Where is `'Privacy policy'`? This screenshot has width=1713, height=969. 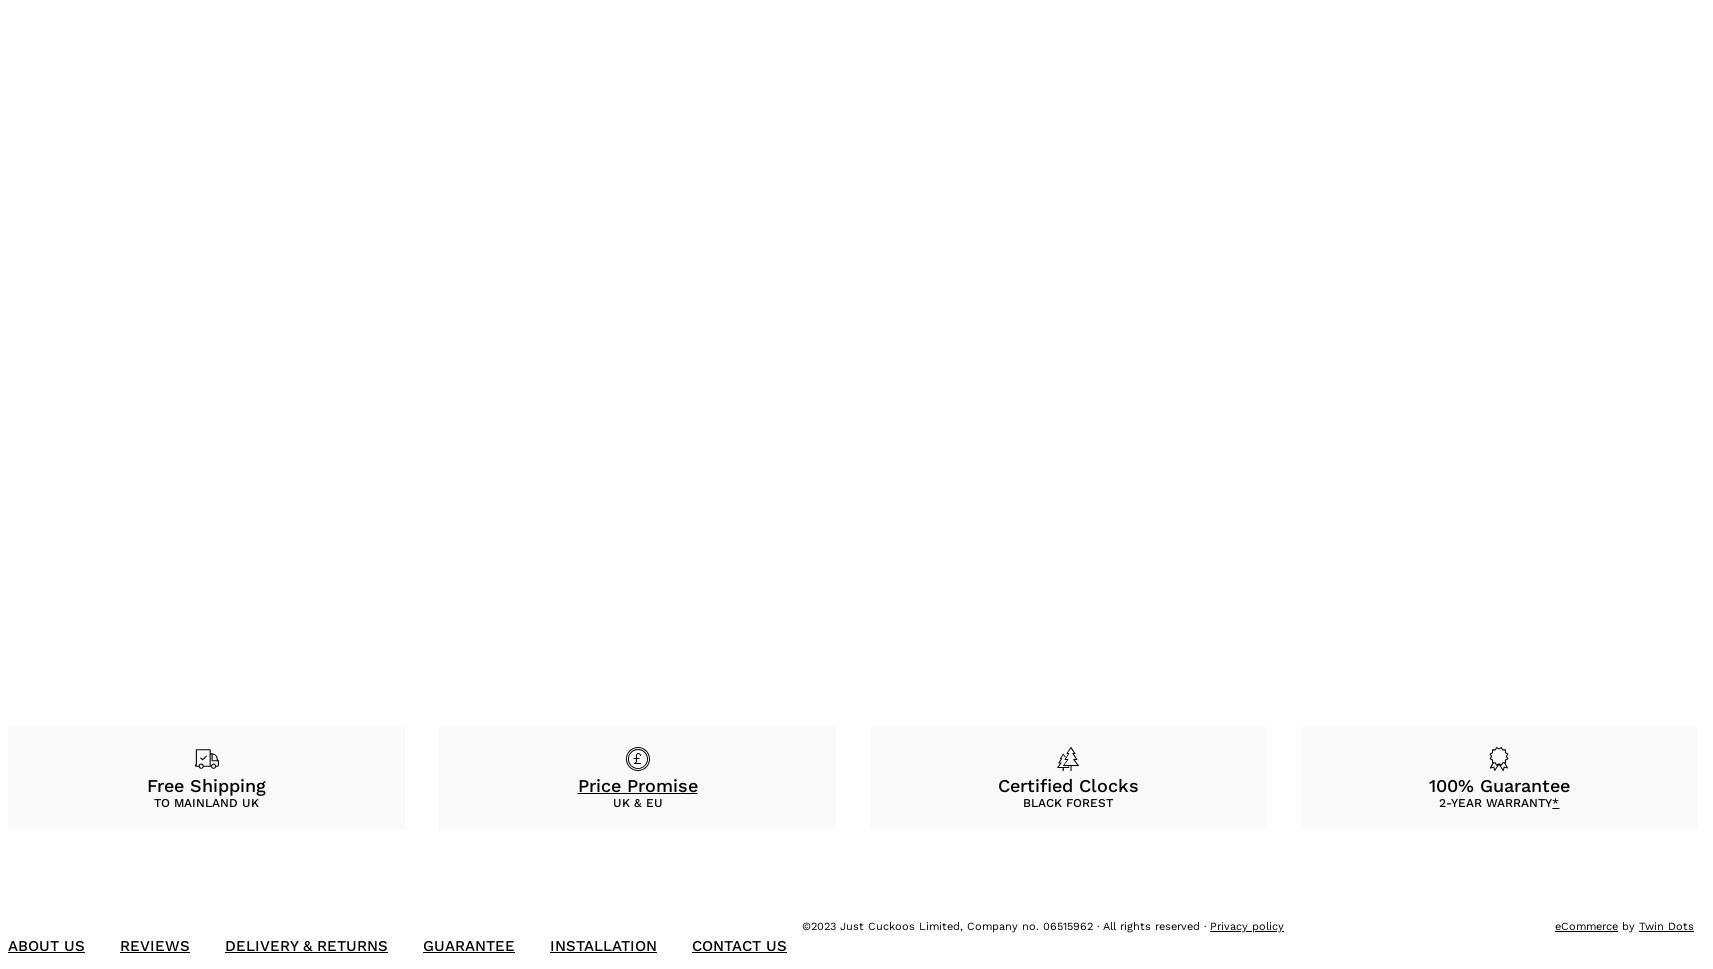 'Privacy policy' is located at coordinates (1247, 925).